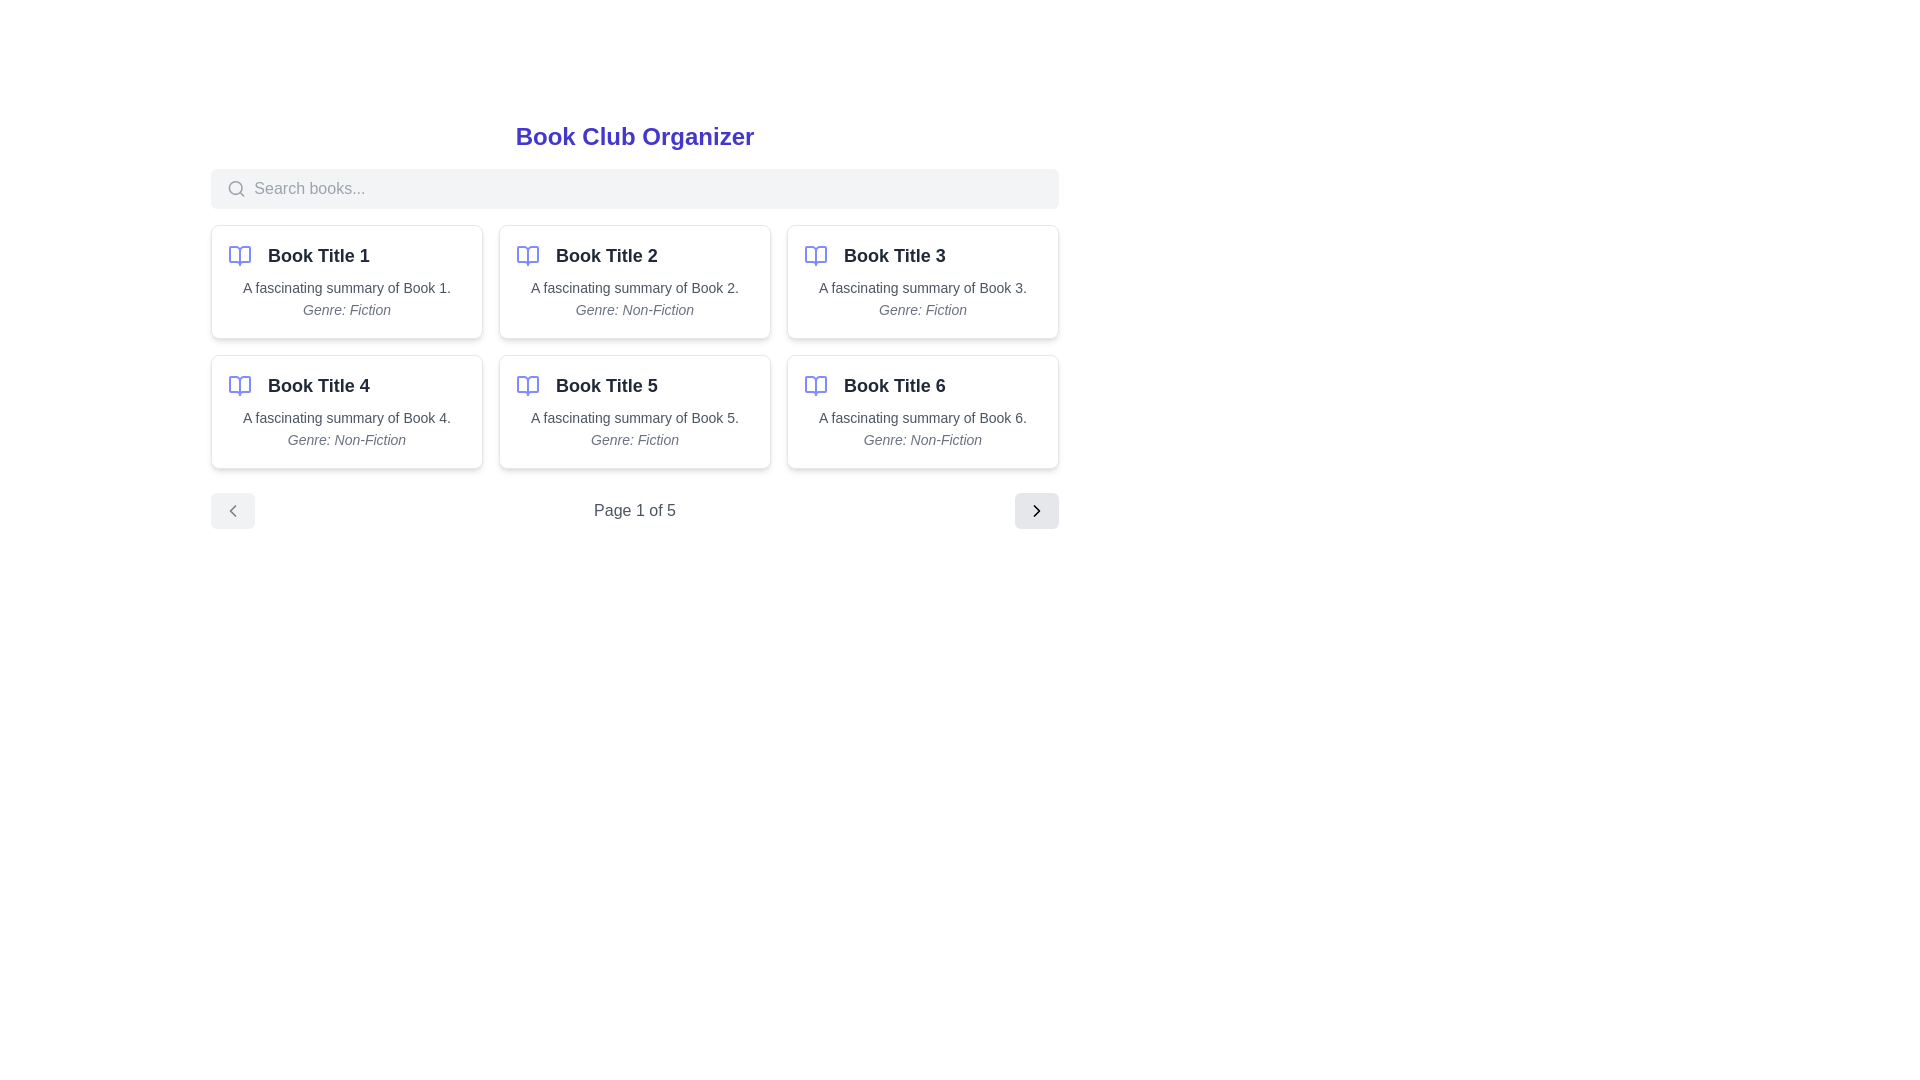 The height and width of the screenshot is (1080, 1920). Describe the element at coordinates (921, 309) in the screenshot. I see `the text label 'Genre: Fiction' which is styled in italic and smaller font, located at the bottom of the third card in the top row of the book list grid` at that location.